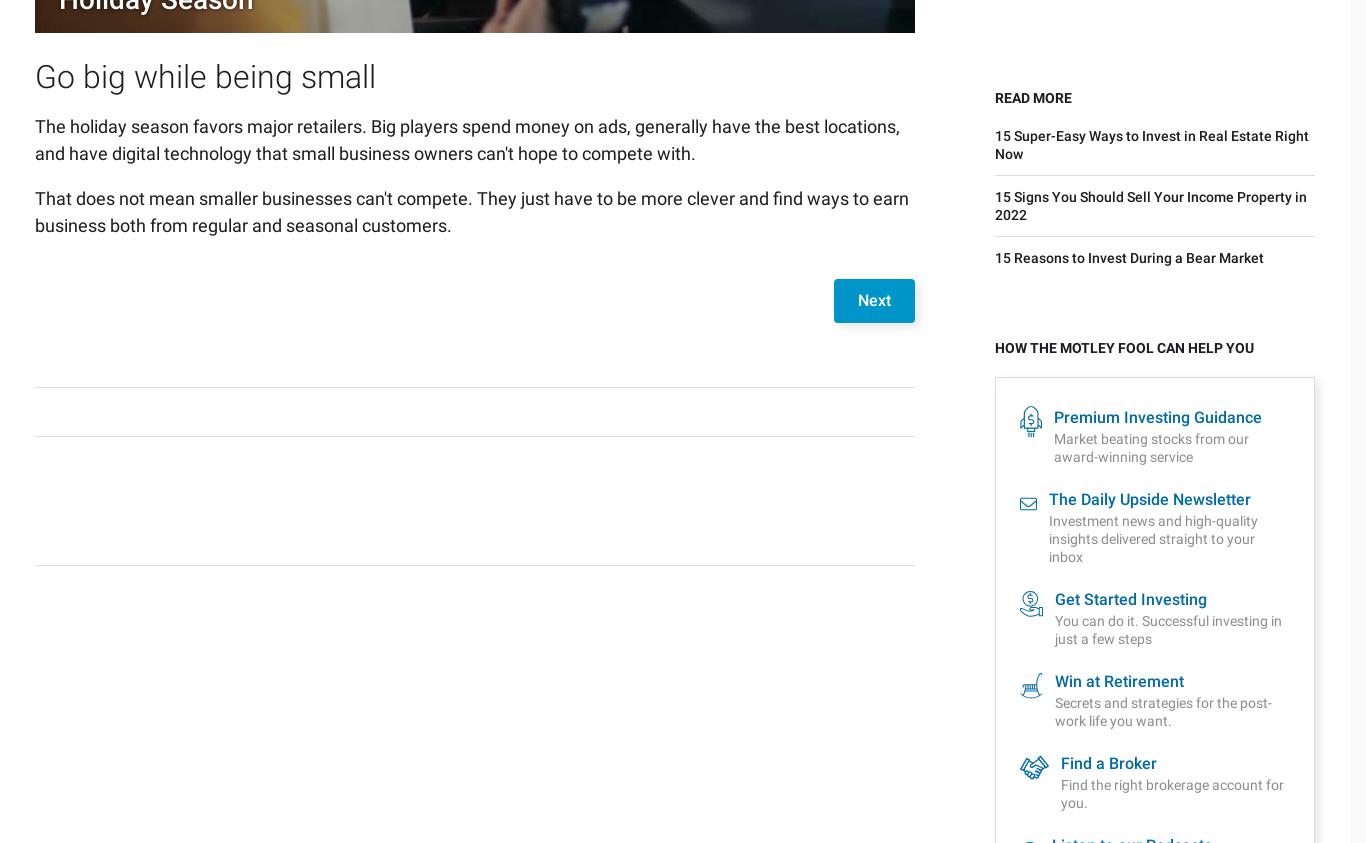  What do you see at coordinates (1117, 227) in the screenshot?
I see `'Win at Retirement'` at bounding box center [1117, 227].